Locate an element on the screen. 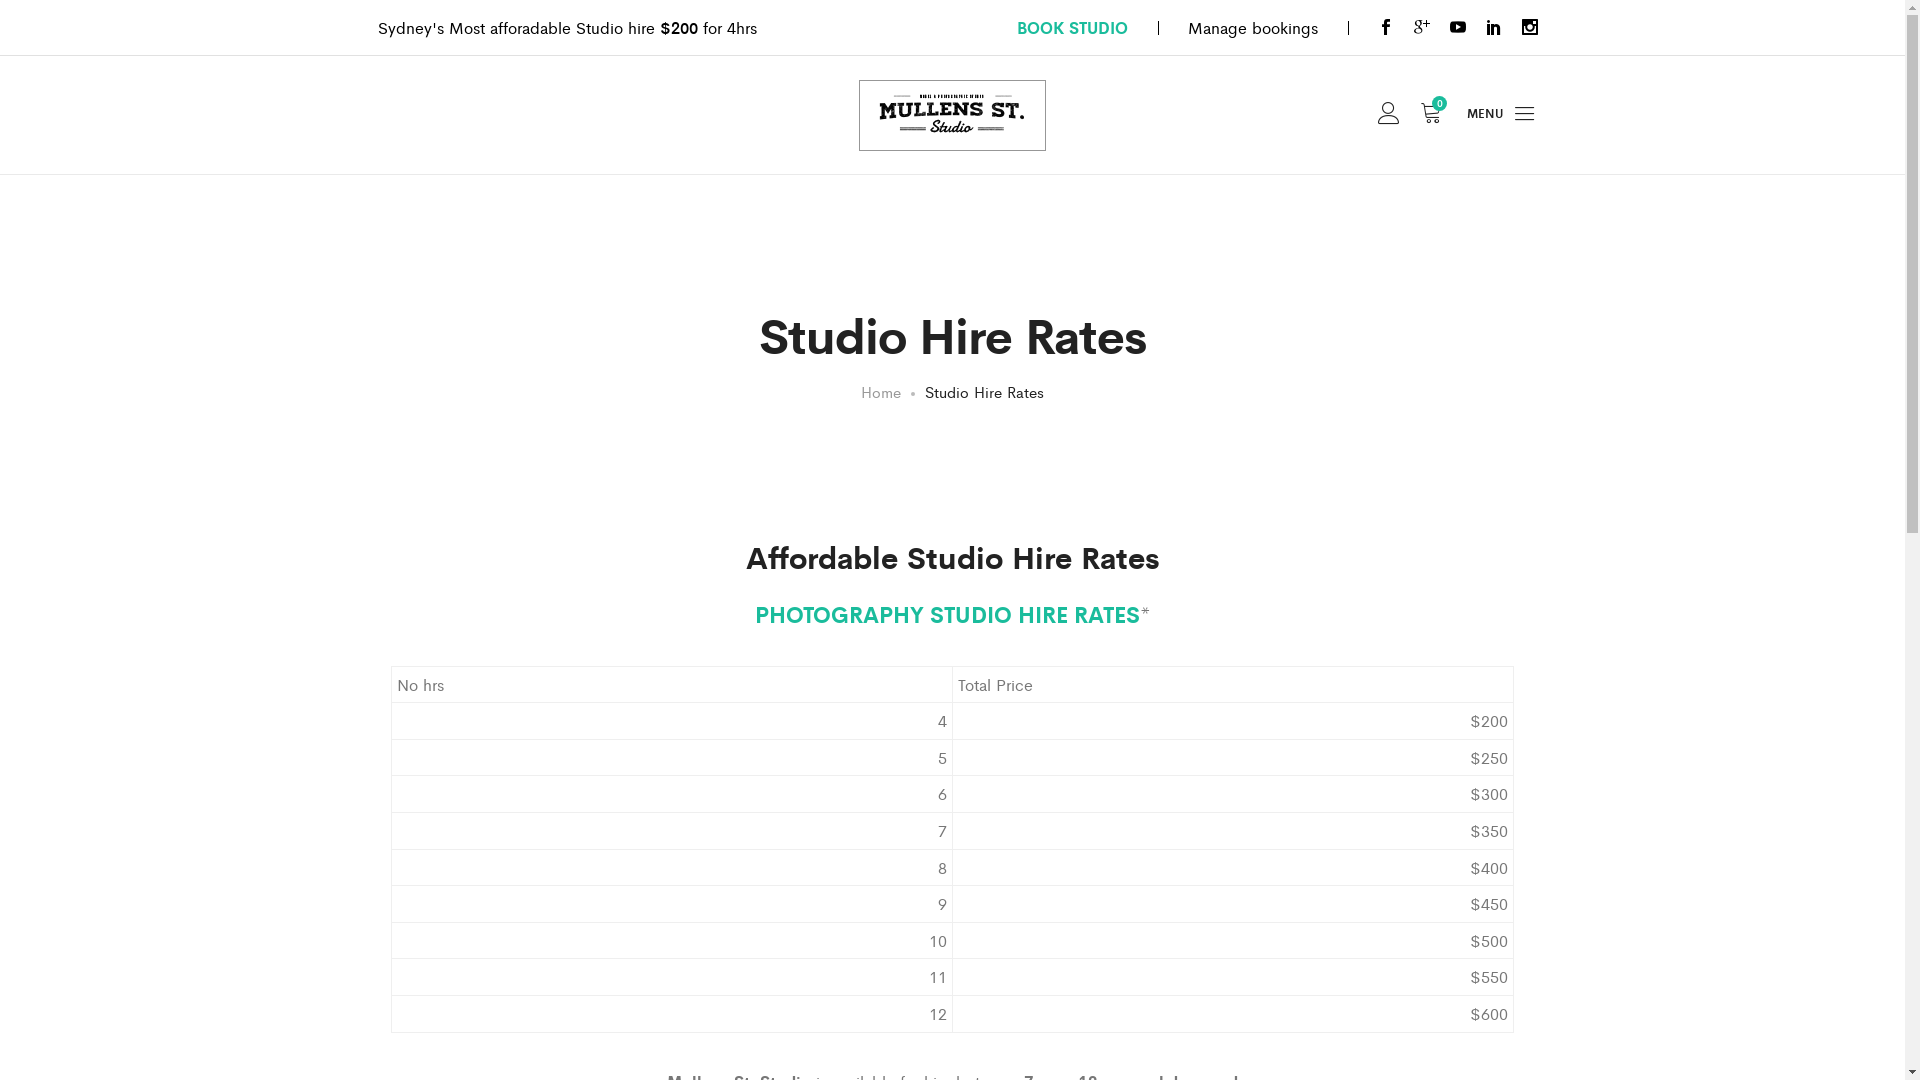 This screenshot has height=1080, width=1920. '0' is located at coordinates (1419, 115).